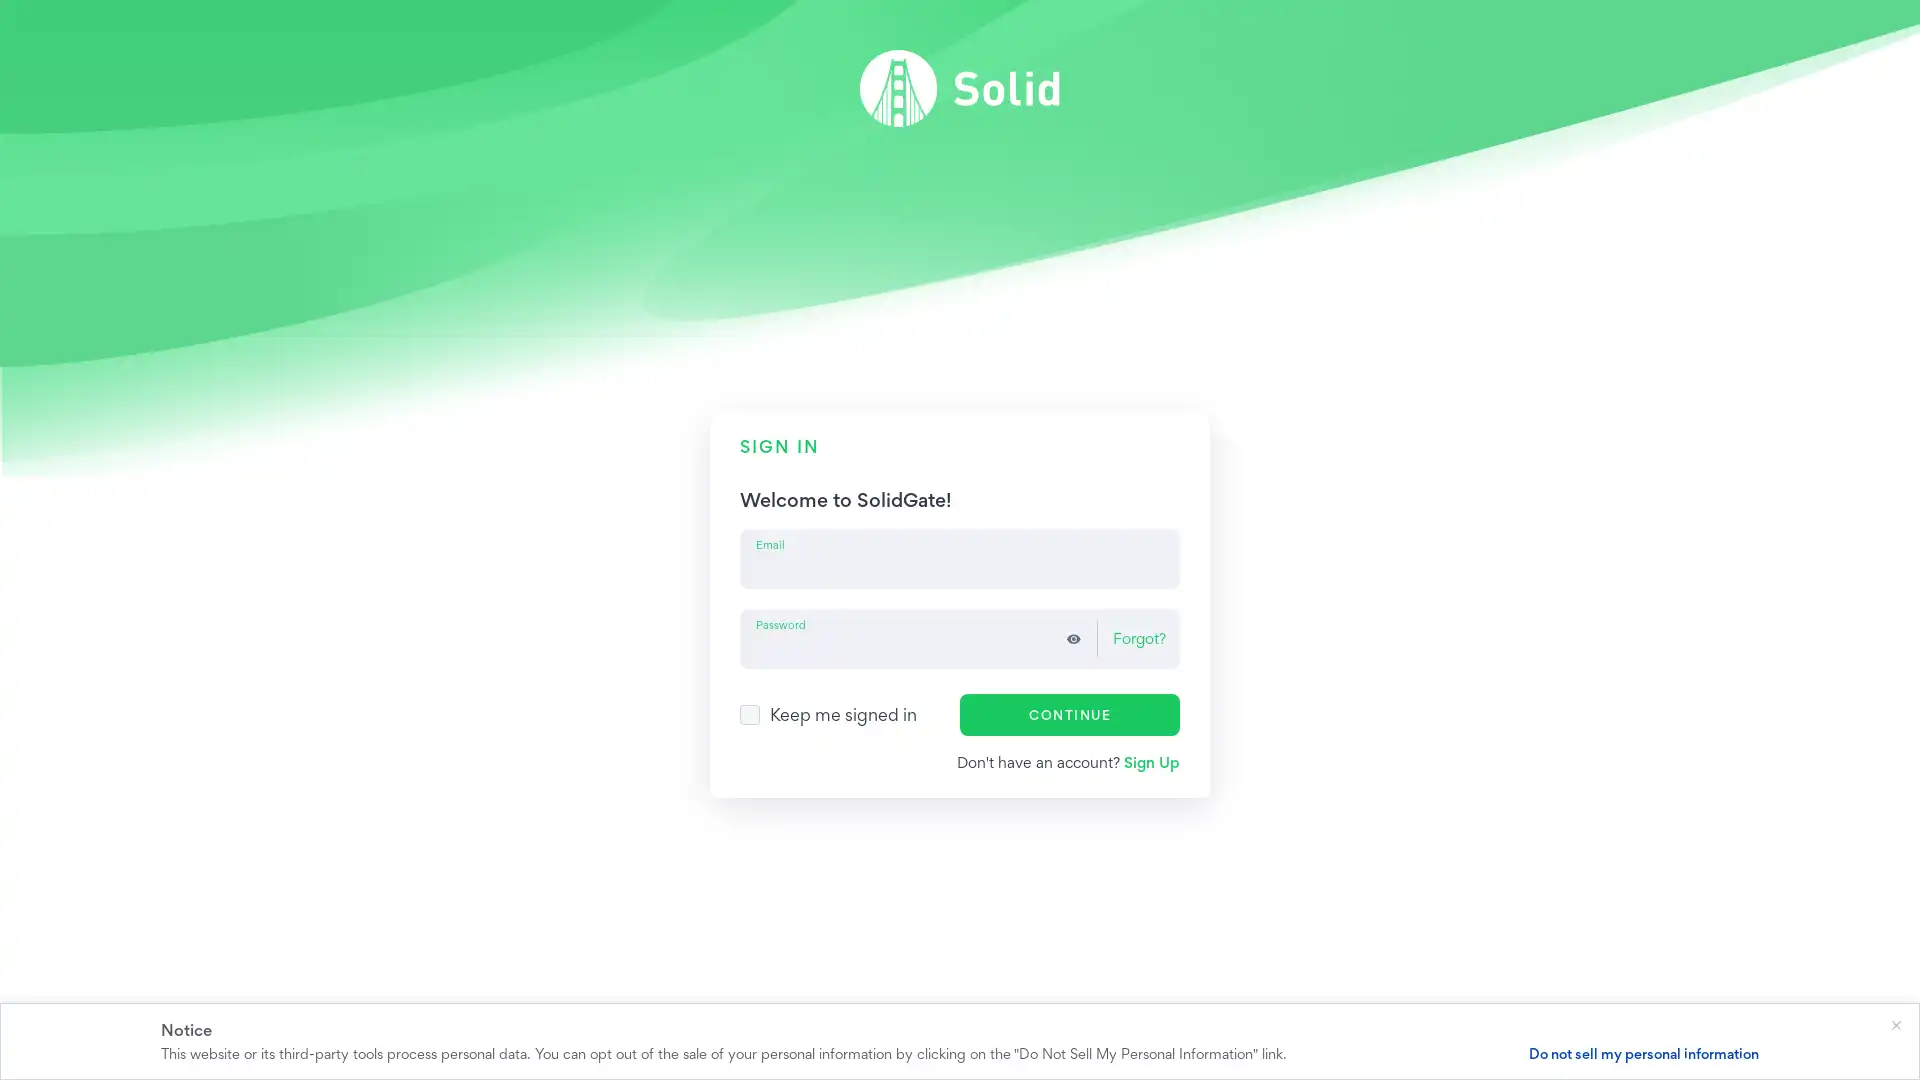  Describe the element at coordinates (1895, 1022) in the screenshot. I see `consent-close-icon` at that location.